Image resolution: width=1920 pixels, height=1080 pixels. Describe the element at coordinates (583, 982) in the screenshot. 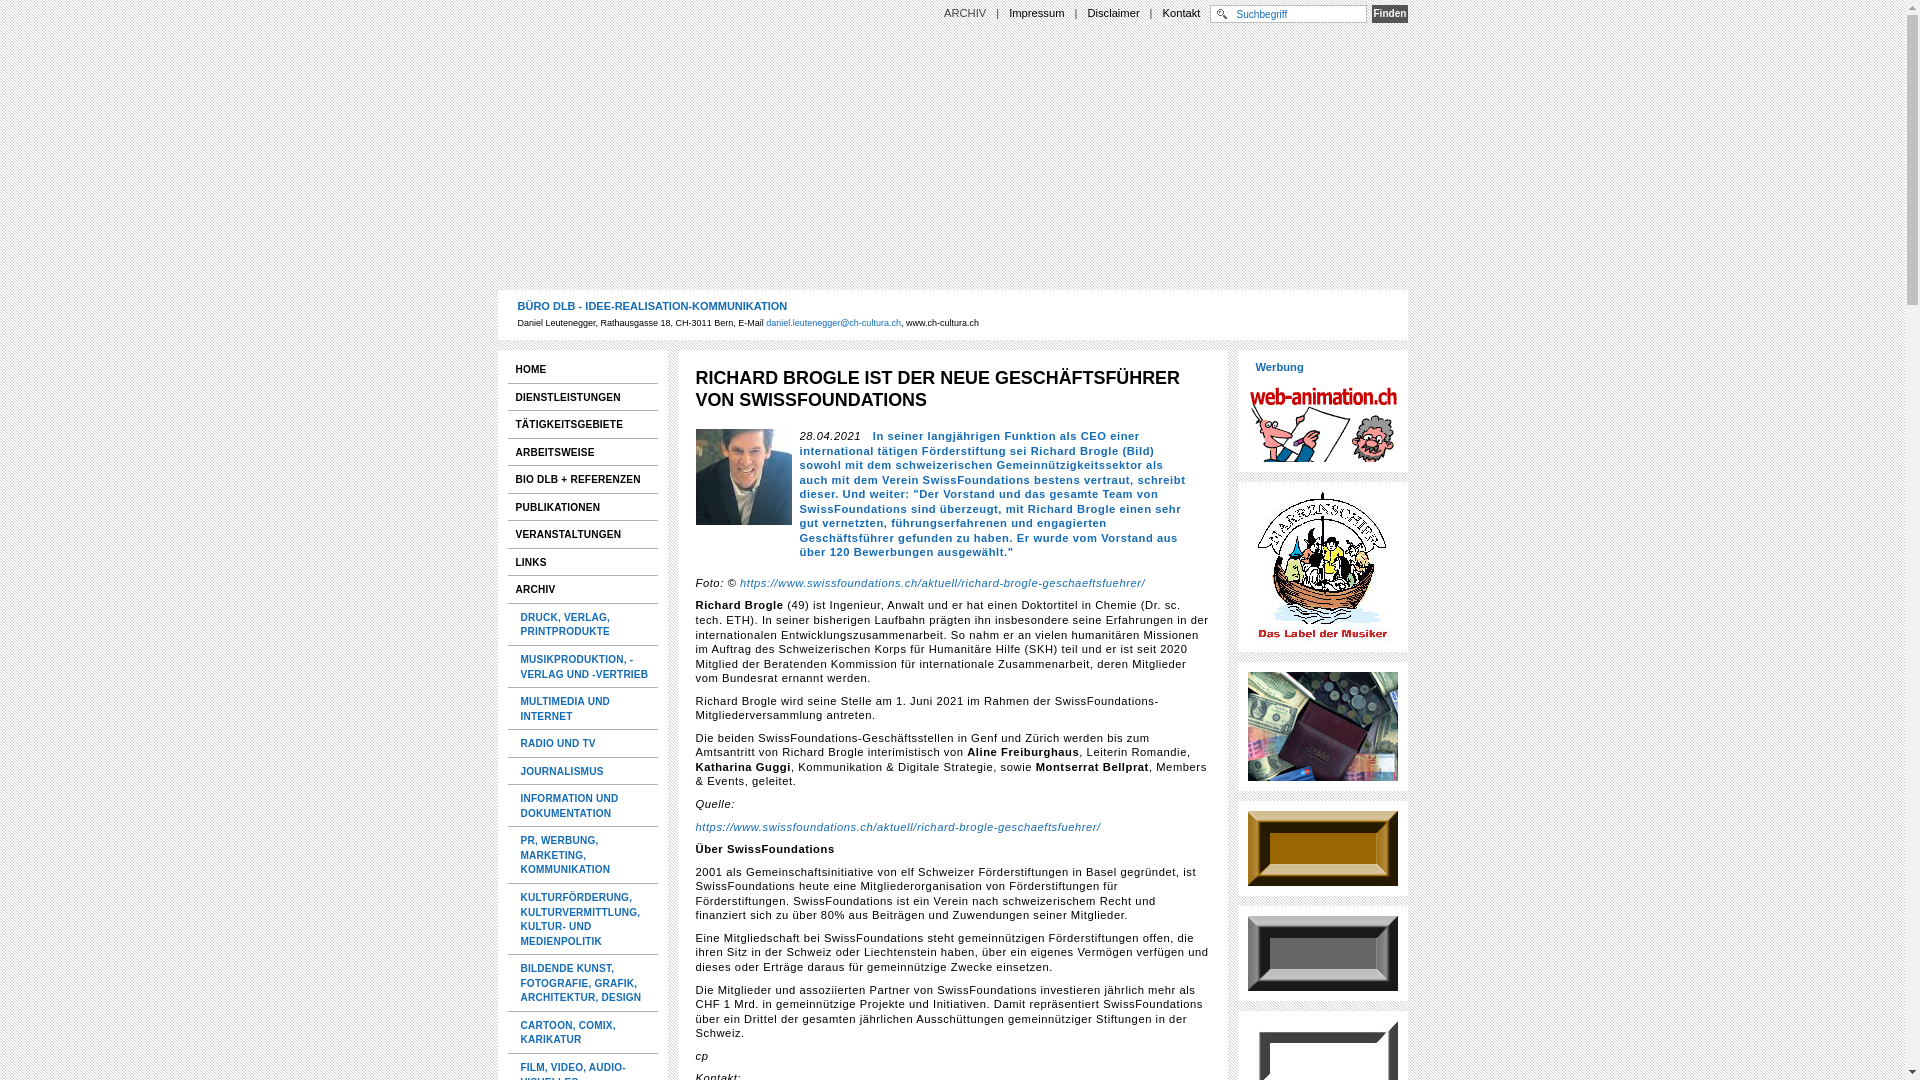

I see `'BILDENDE KUNST, FOTOGRAFIE, GRAFIK, ARCHITEKTUR, DESIGN'` at that location.